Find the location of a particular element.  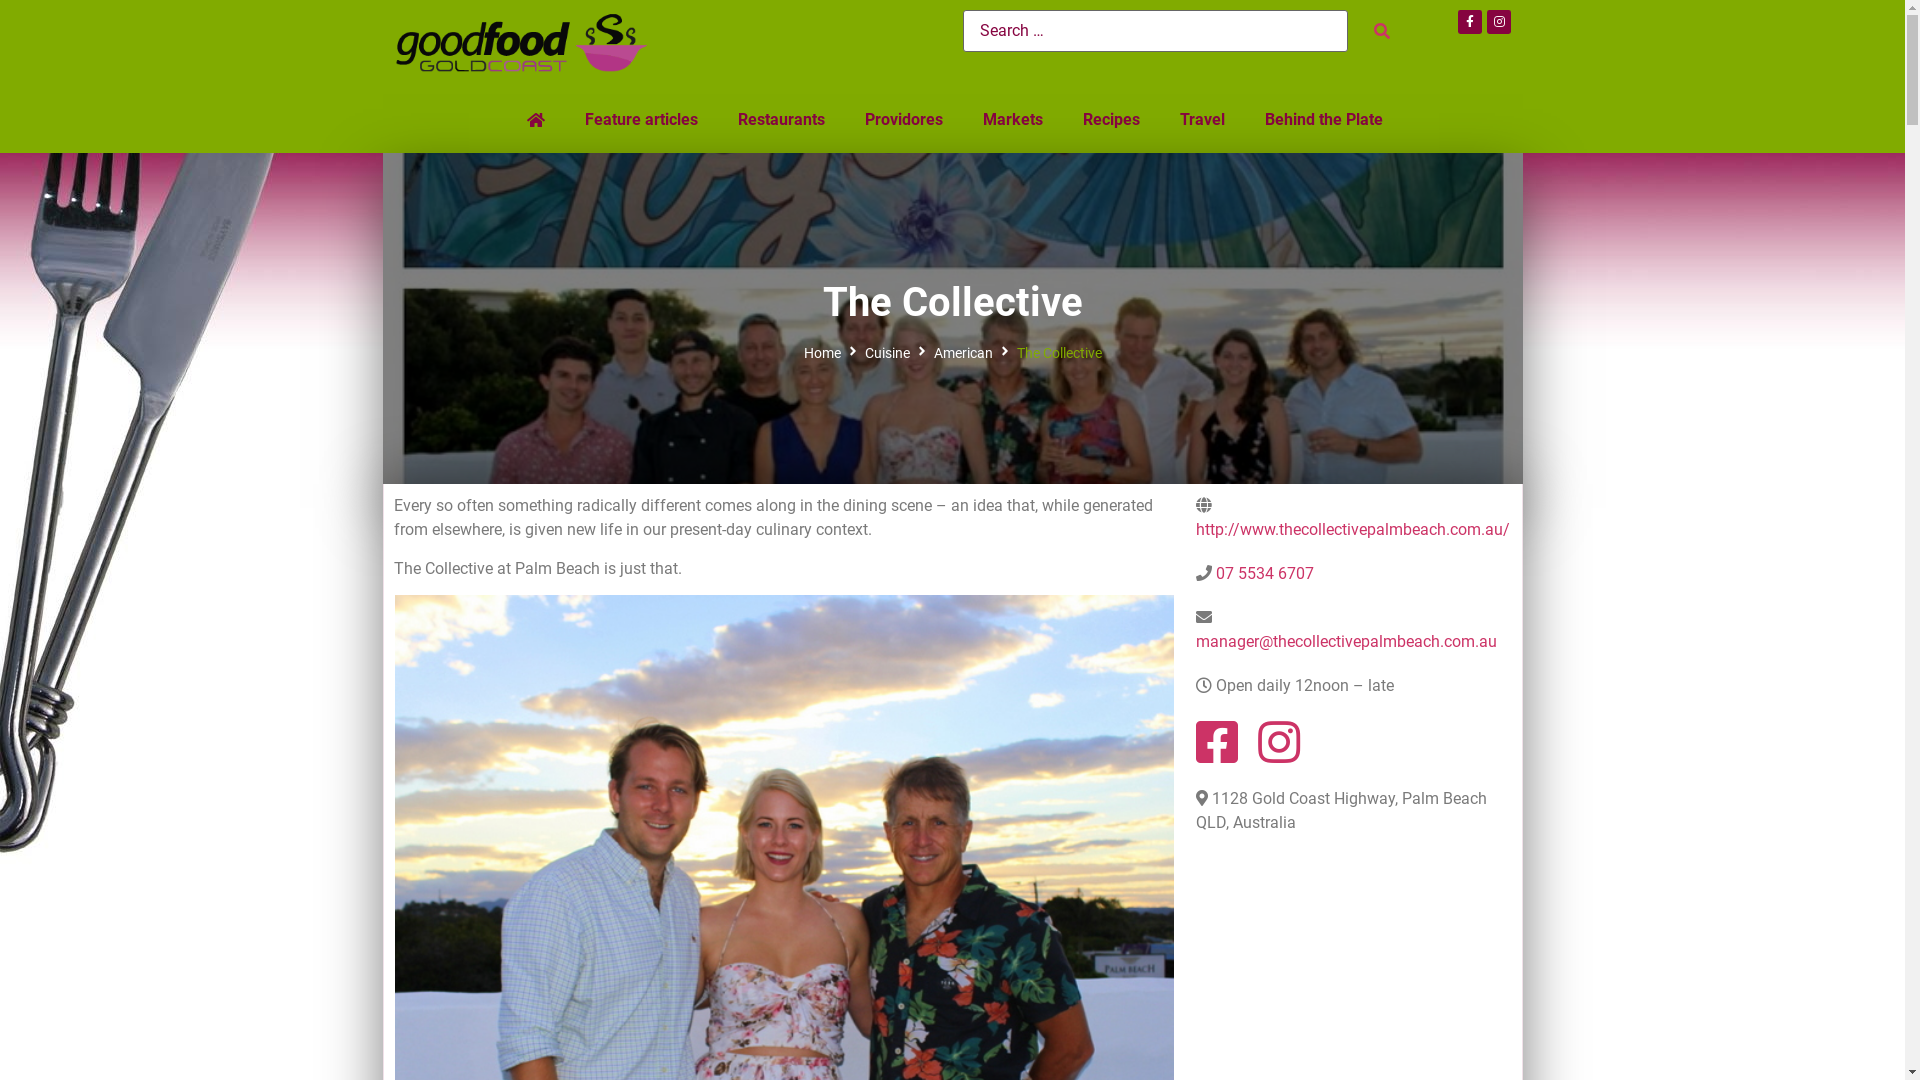

'Travel' is located at coordinates (1201, 119).